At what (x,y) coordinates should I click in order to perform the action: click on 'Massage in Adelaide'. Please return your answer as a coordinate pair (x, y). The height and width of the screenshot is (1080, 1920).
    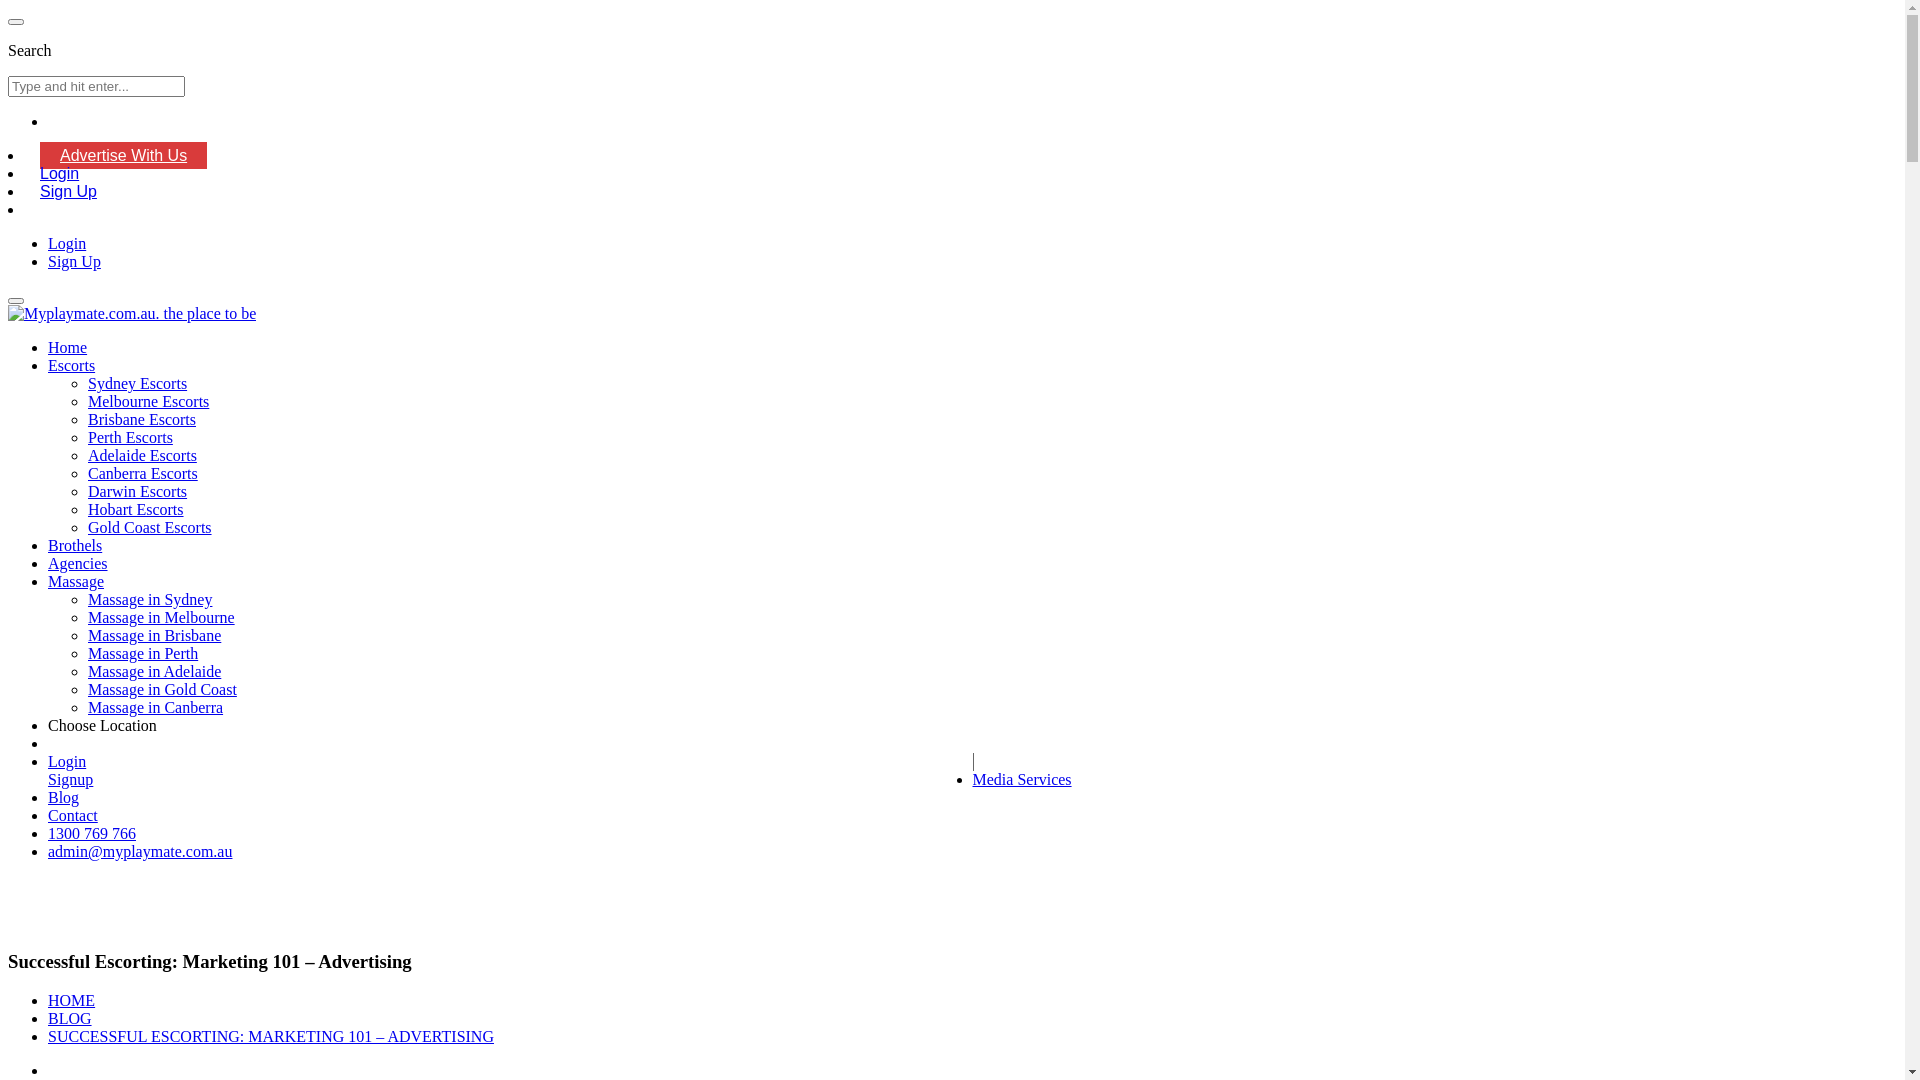
    Looking at the image, I should click on (153, 671).